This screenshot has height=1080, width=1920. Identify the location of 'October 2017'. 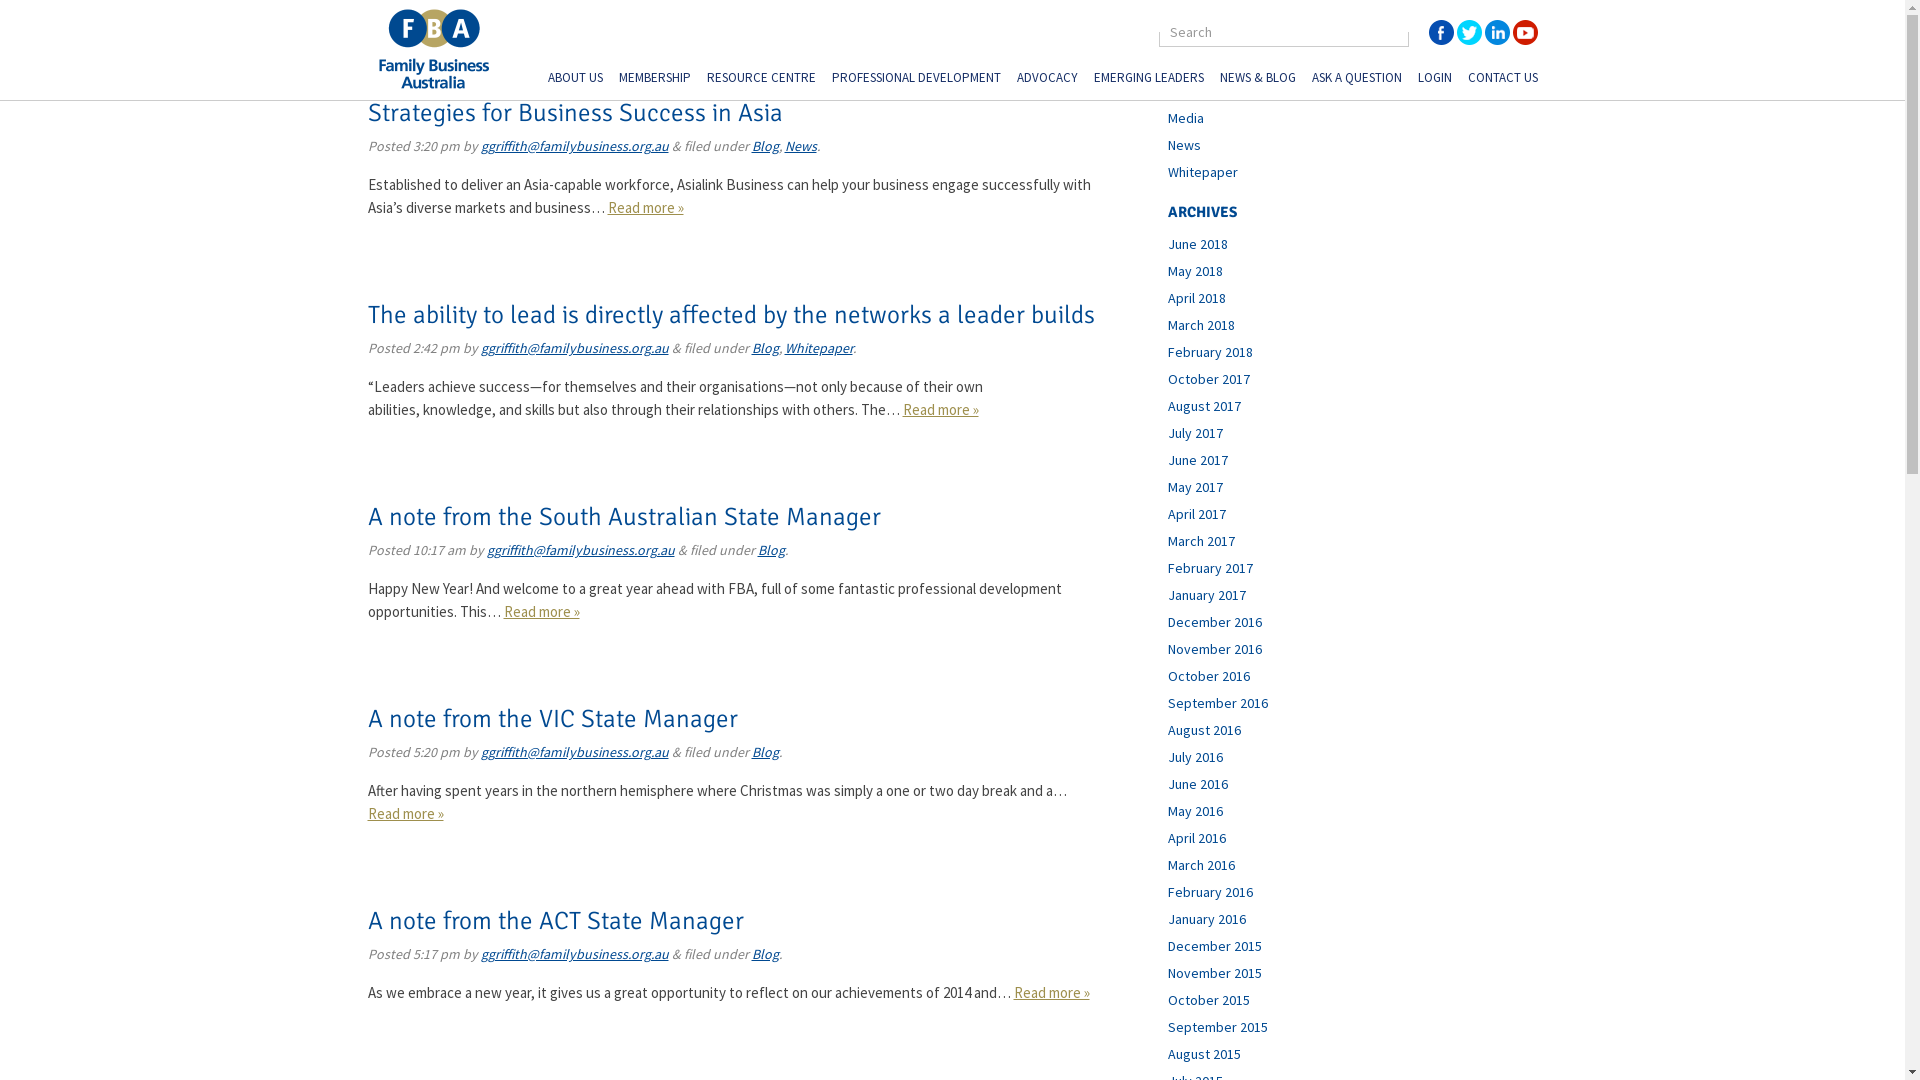
(1208, 378).